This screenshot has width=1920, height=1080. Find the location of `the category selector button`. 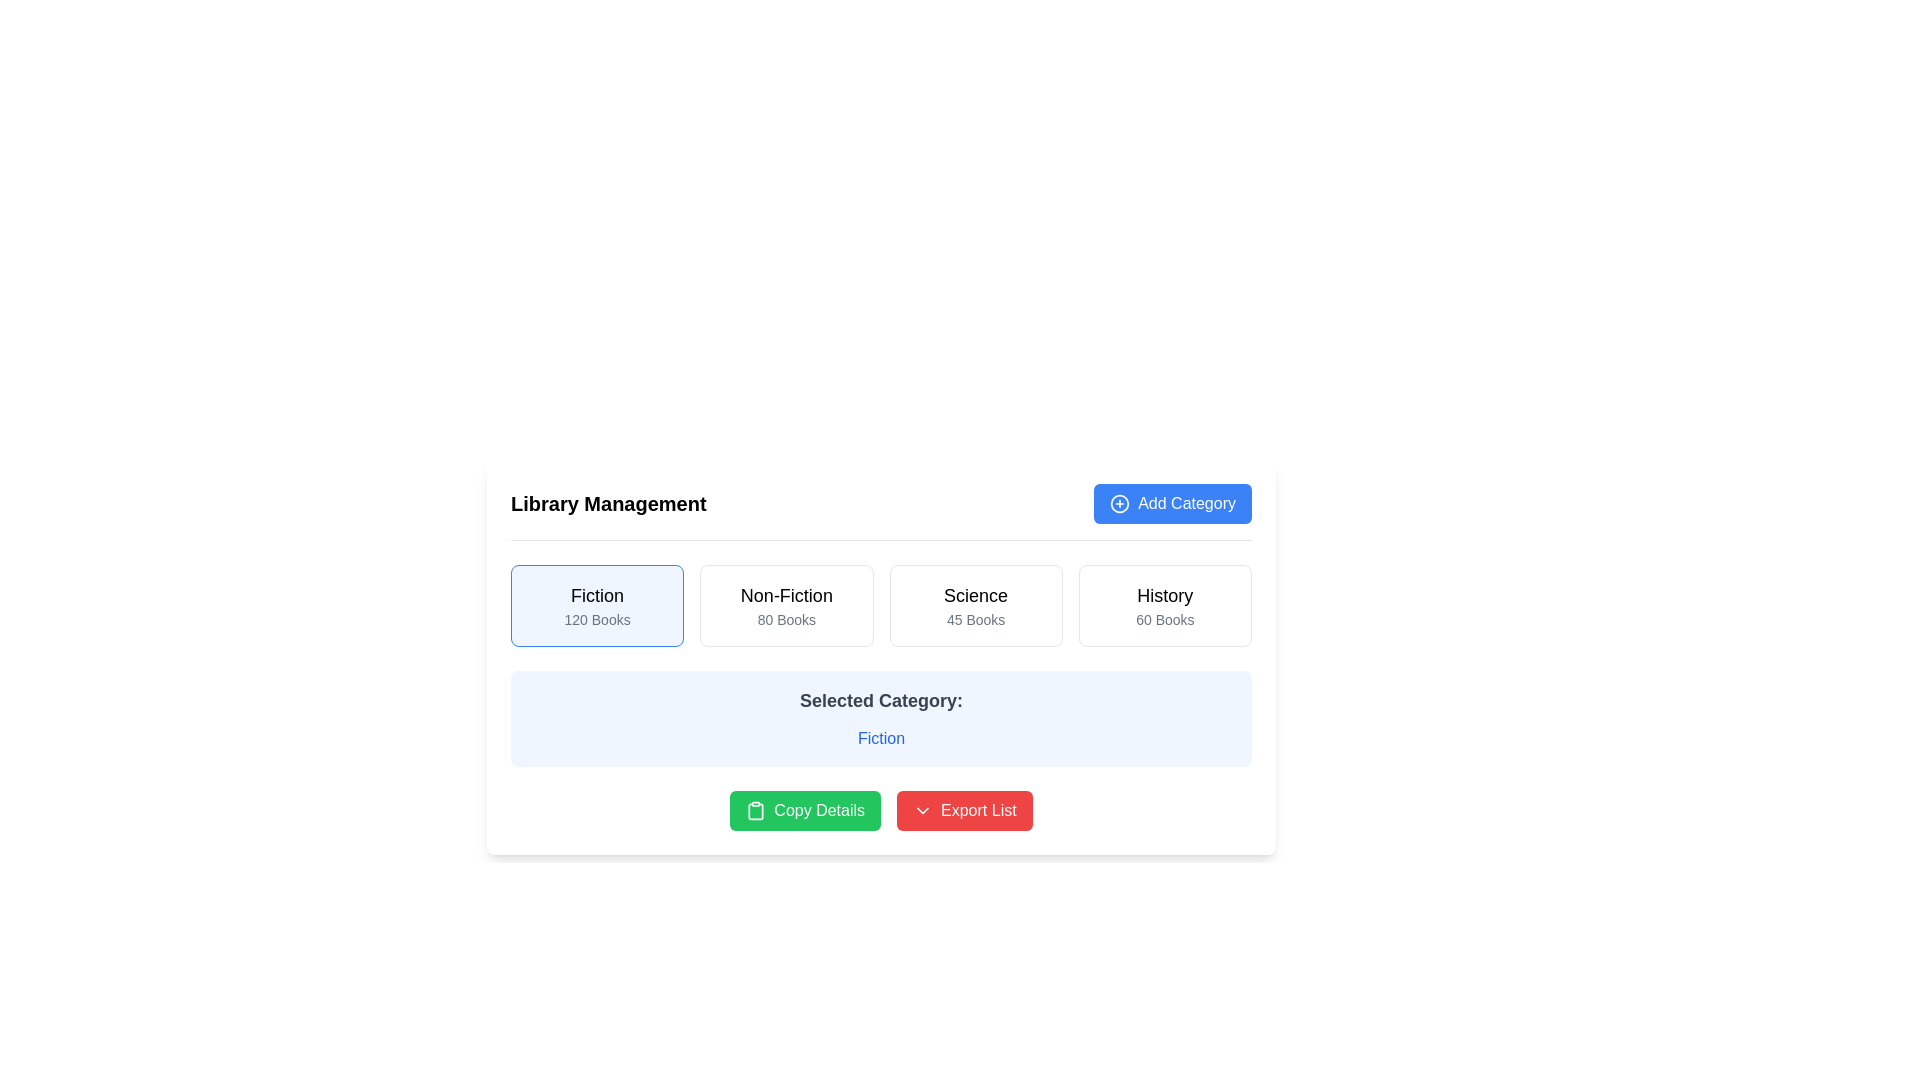

the category selector button is located at coordinates (596, 604).